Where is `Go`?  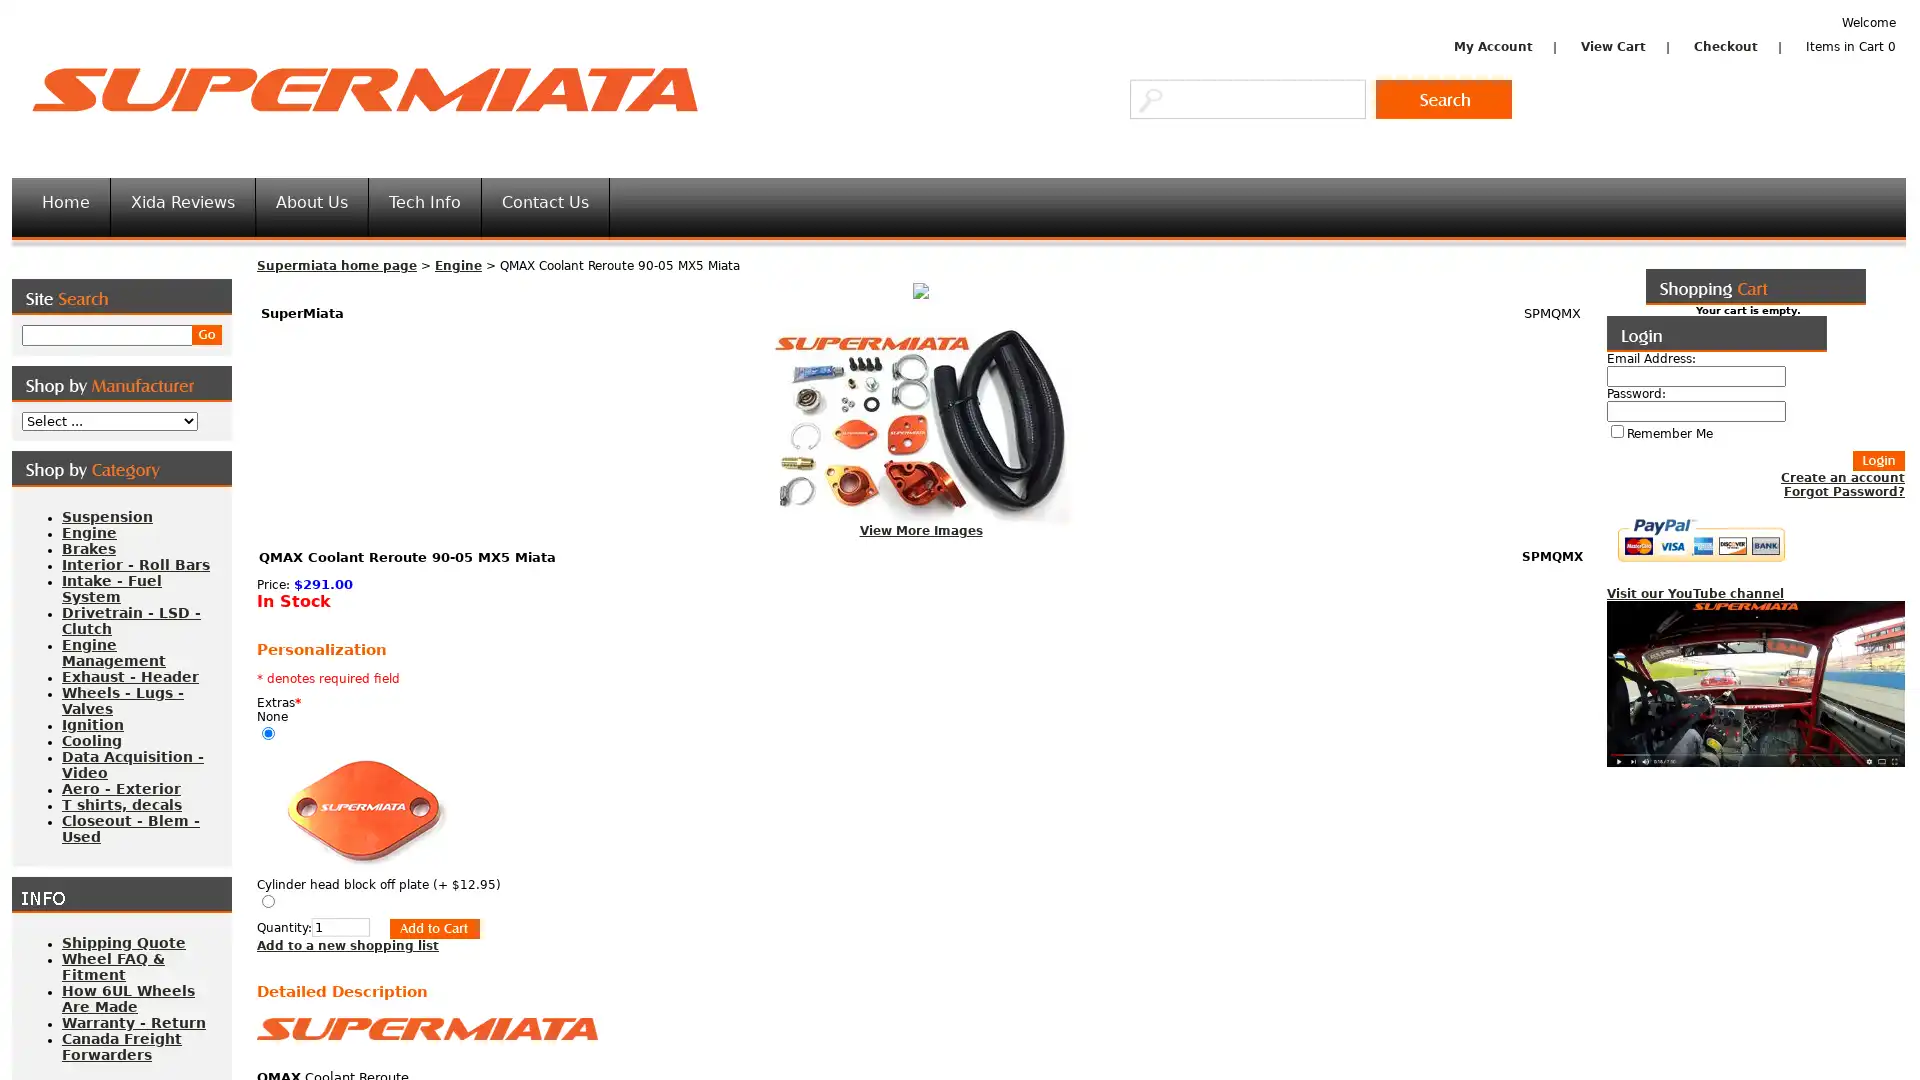 Go is located at coordinates (206, 334).